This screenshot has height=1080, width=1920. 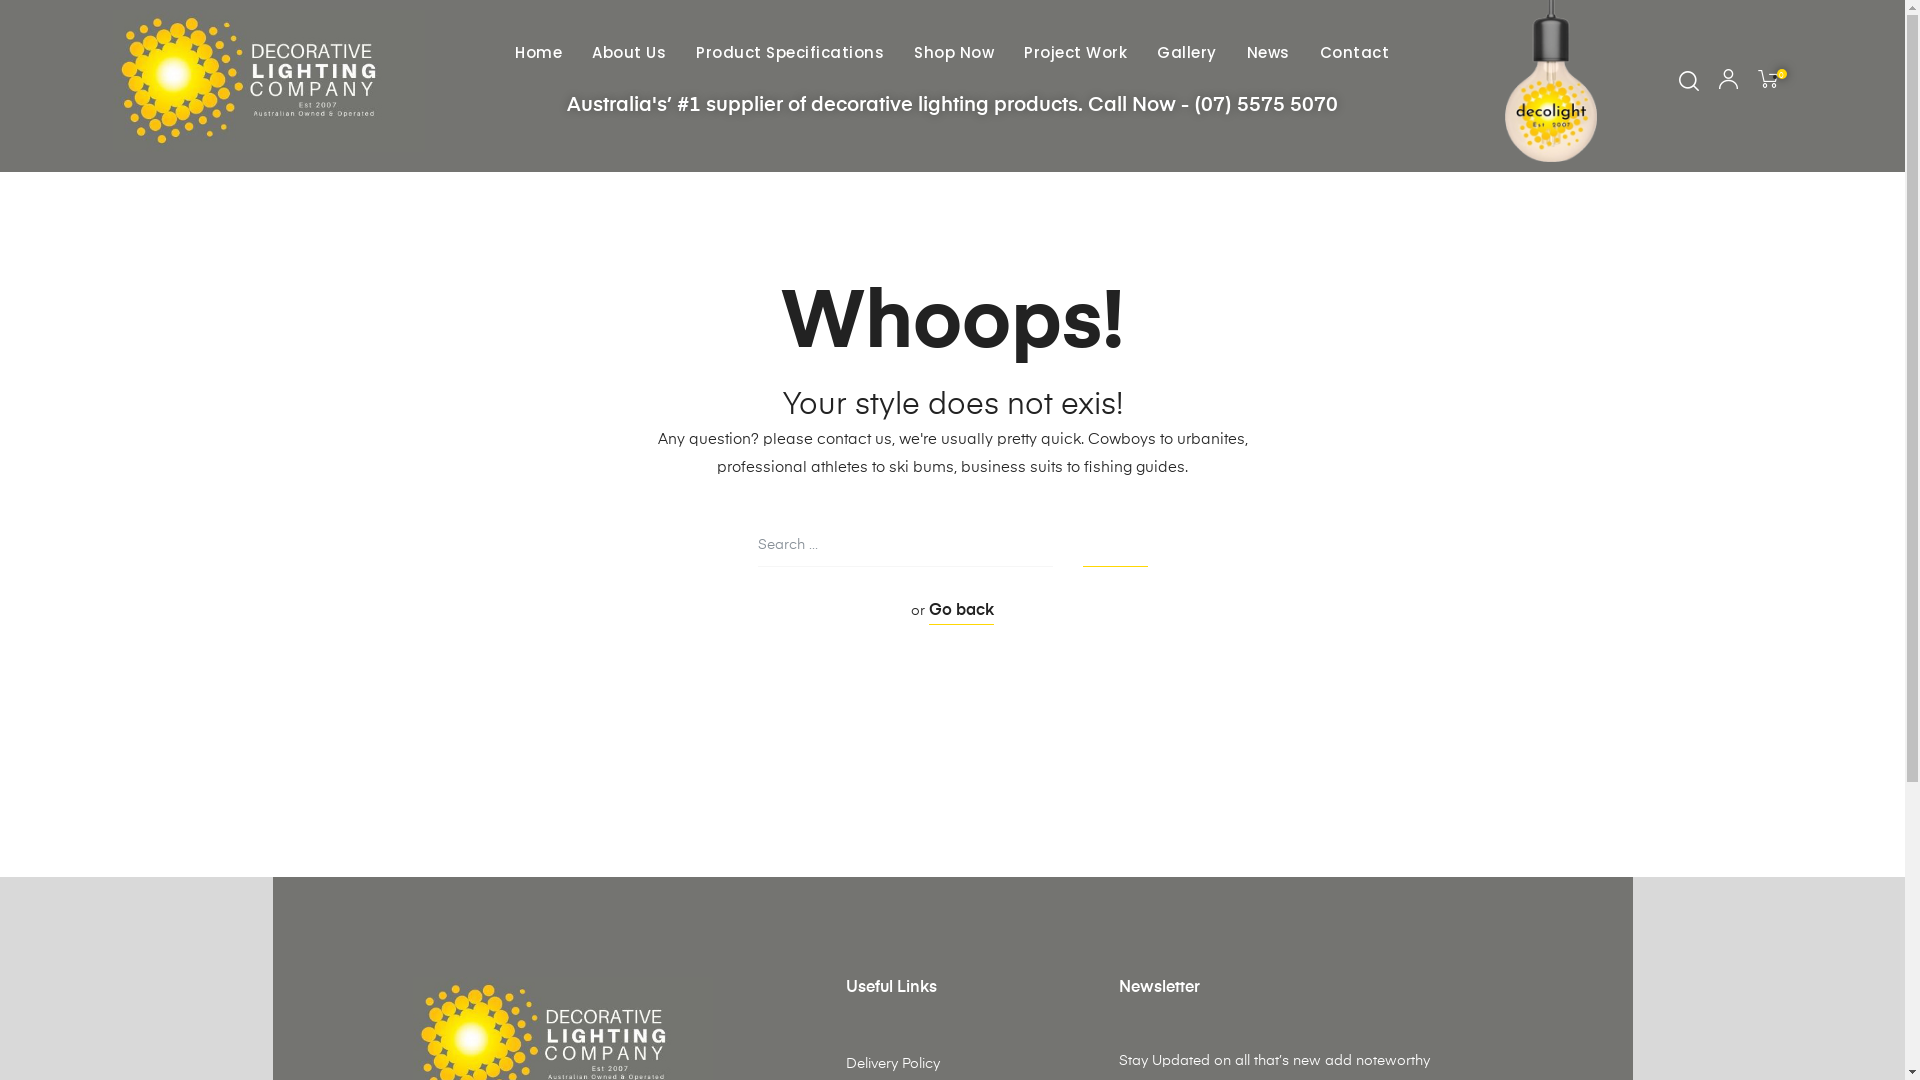 I want to click on 'Product Specifications', so click(x=686, y=52).